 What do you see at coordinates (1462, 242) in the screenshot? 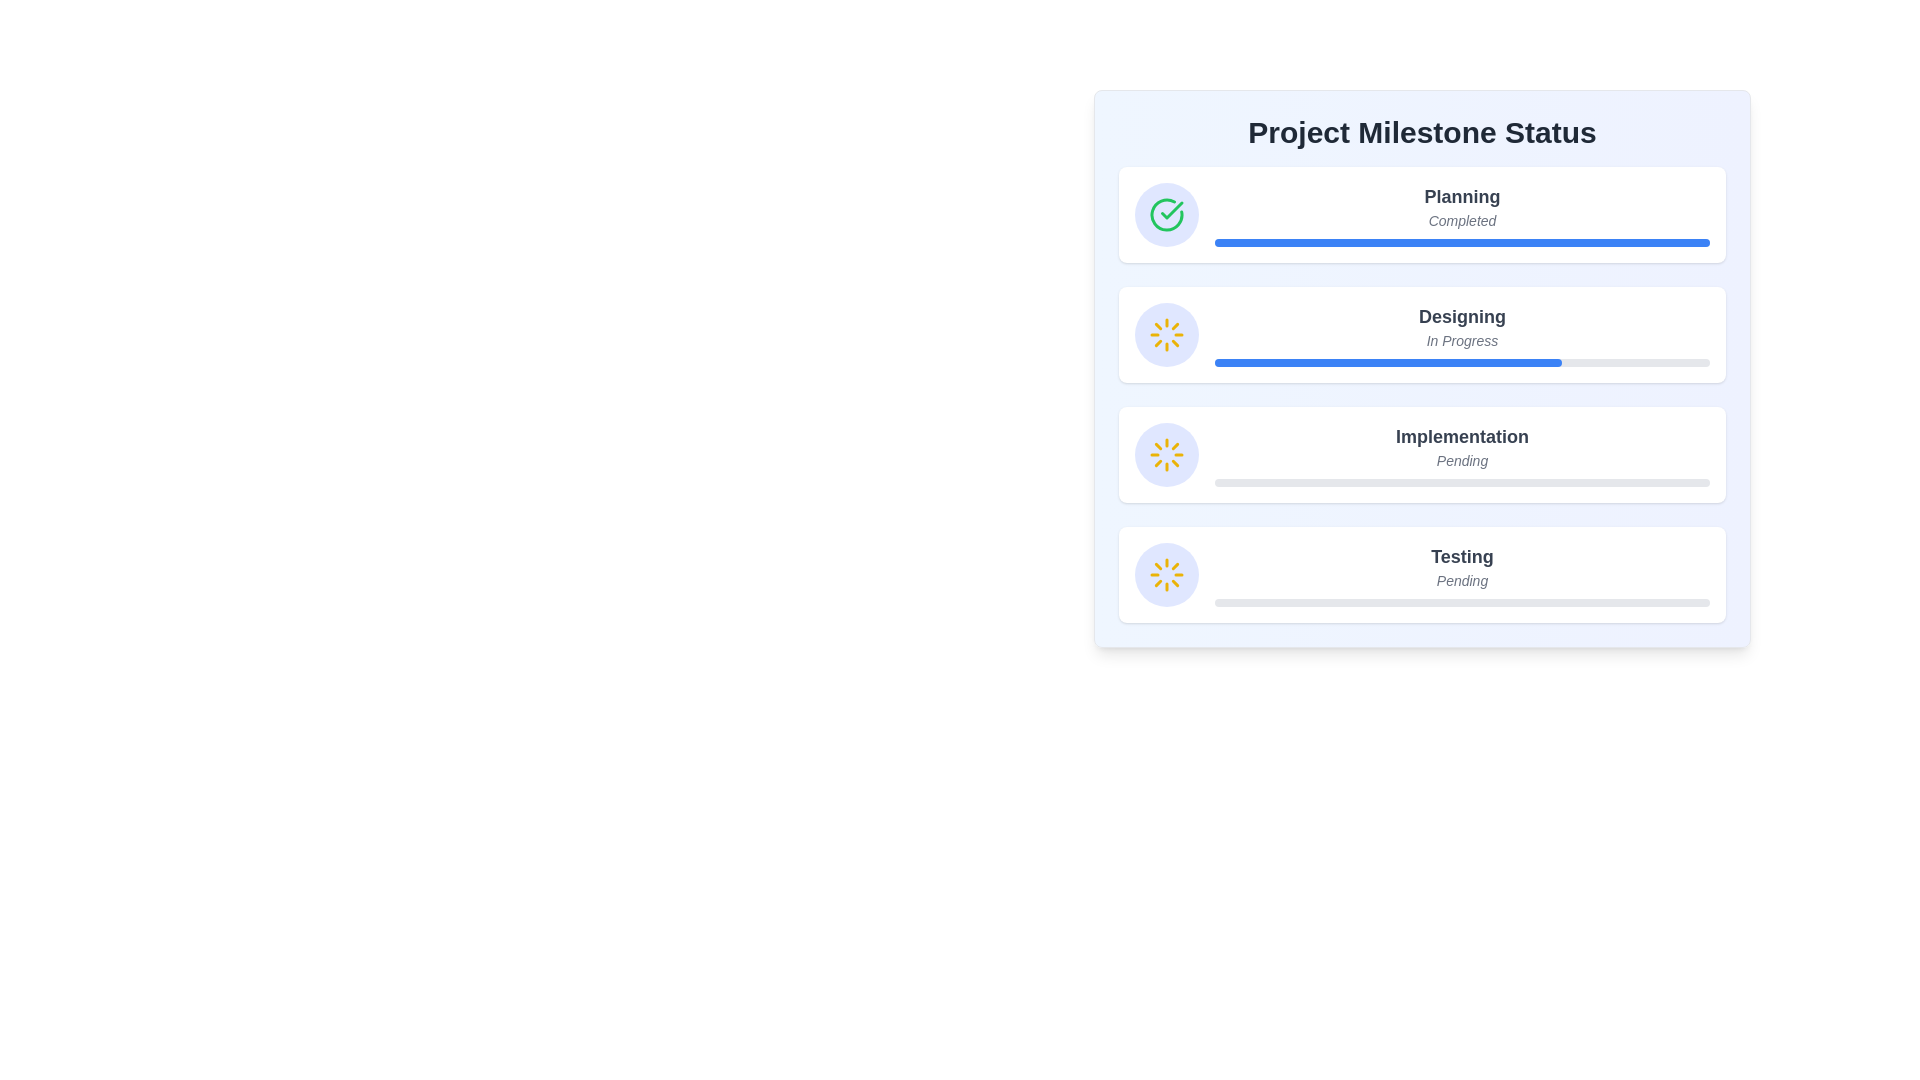
I see `the Progress Bar located beneath the title 'Planning' and the status 'Completed' within the 'Project Milestone Status' box` at bounding box center [1462, 242].